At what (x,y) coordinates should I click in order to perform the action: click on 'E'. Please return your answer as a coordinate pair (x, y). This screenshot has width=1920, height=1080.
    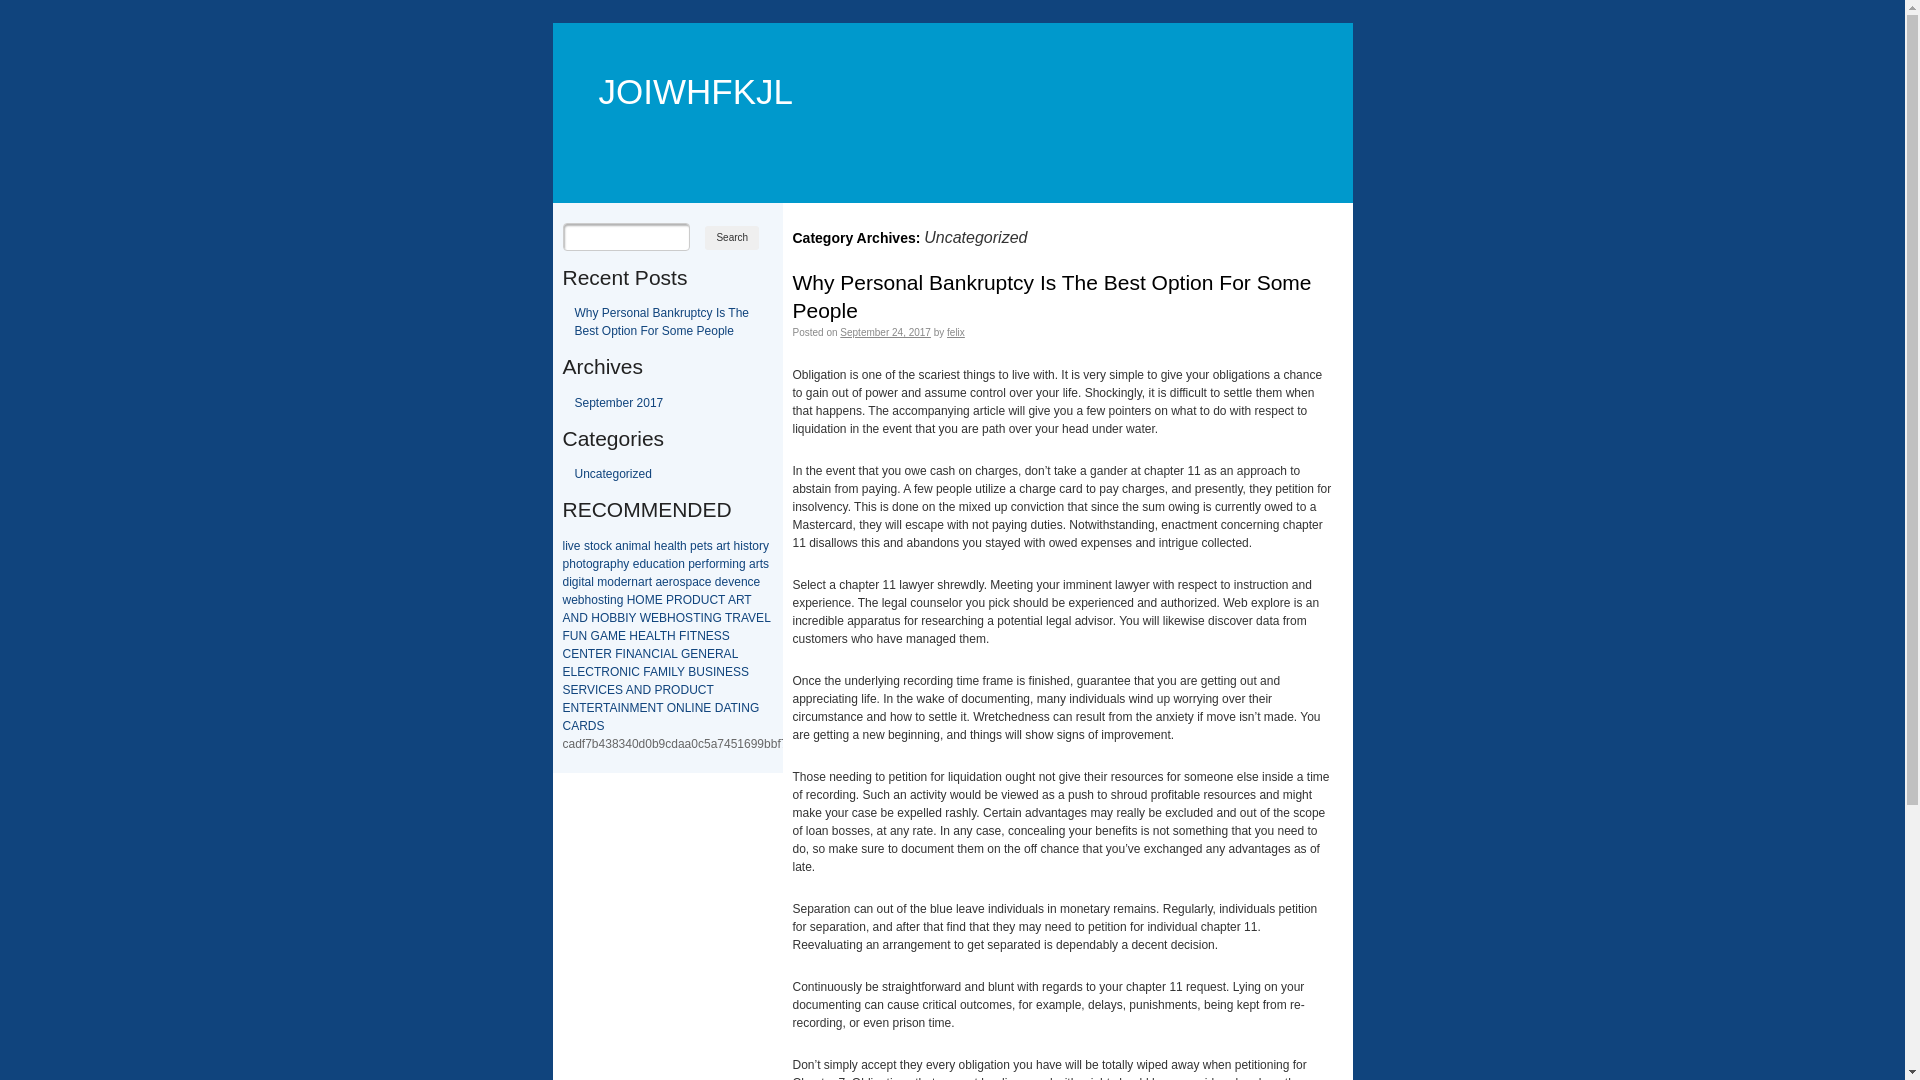
    Looking at the image, I should click on (642, 636).